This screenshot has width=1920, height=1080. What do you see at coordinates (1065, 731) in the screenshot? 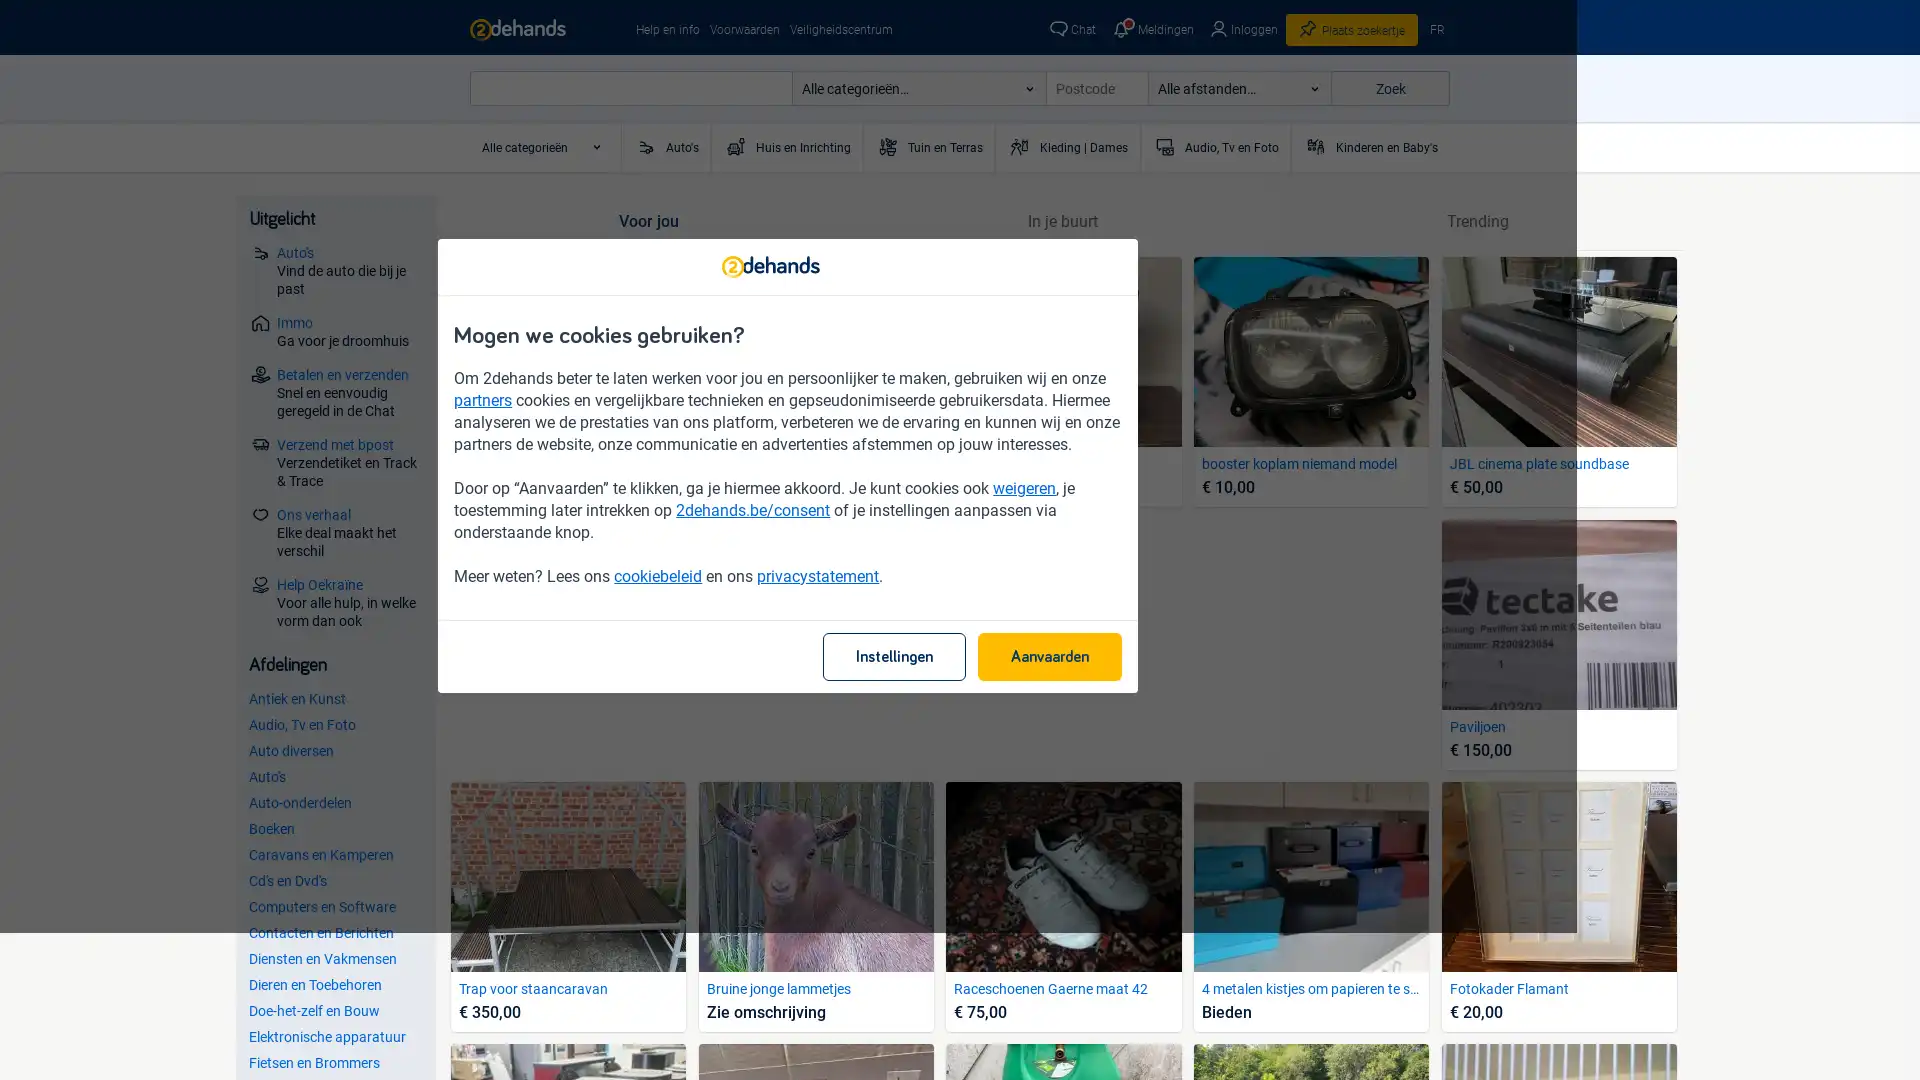
I see `Instellingen` at bounding box center [1065, 731].